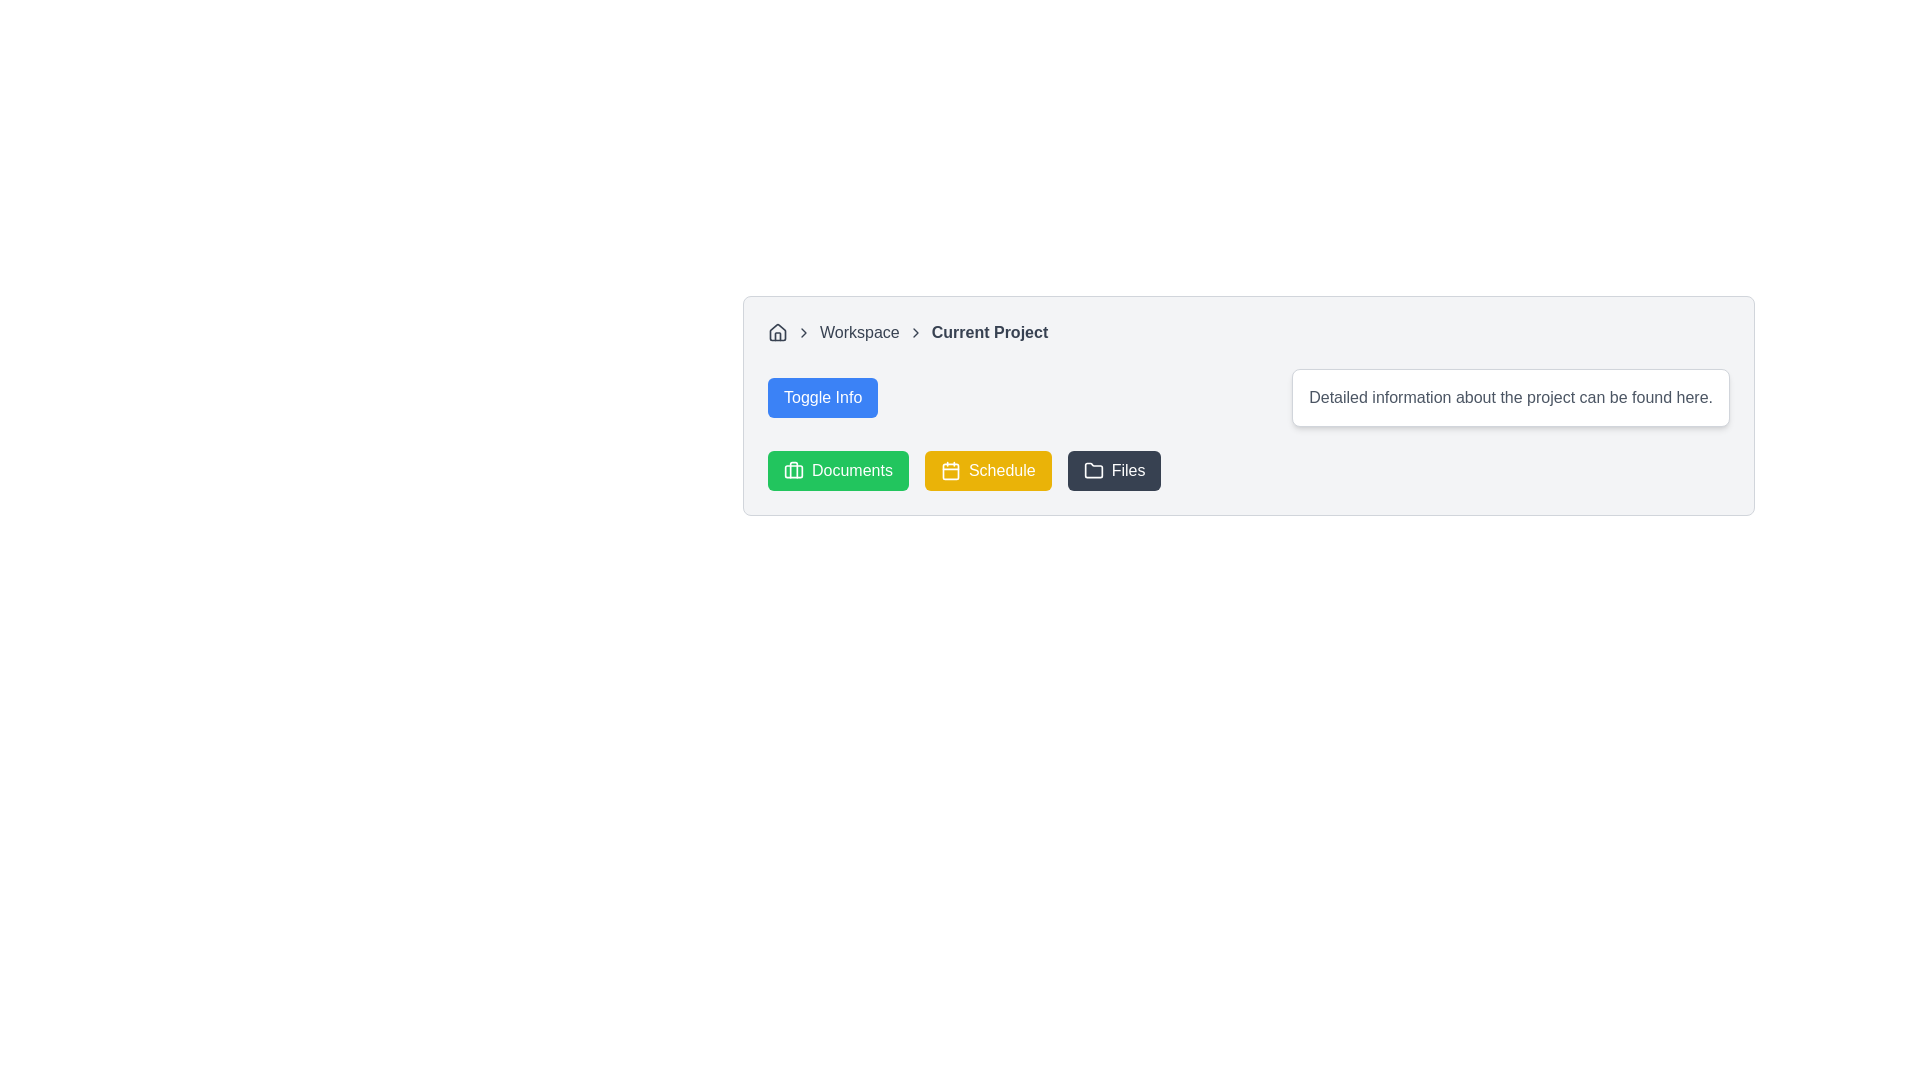 The image size is (1920, 1080). What do you see at coordinates (1092, 470) in the screenshot?
I see `the 'Files' icon, which is the third icon in the horizontal set located at the bottom right of the navigation area` at bounding box center [1092, 470].